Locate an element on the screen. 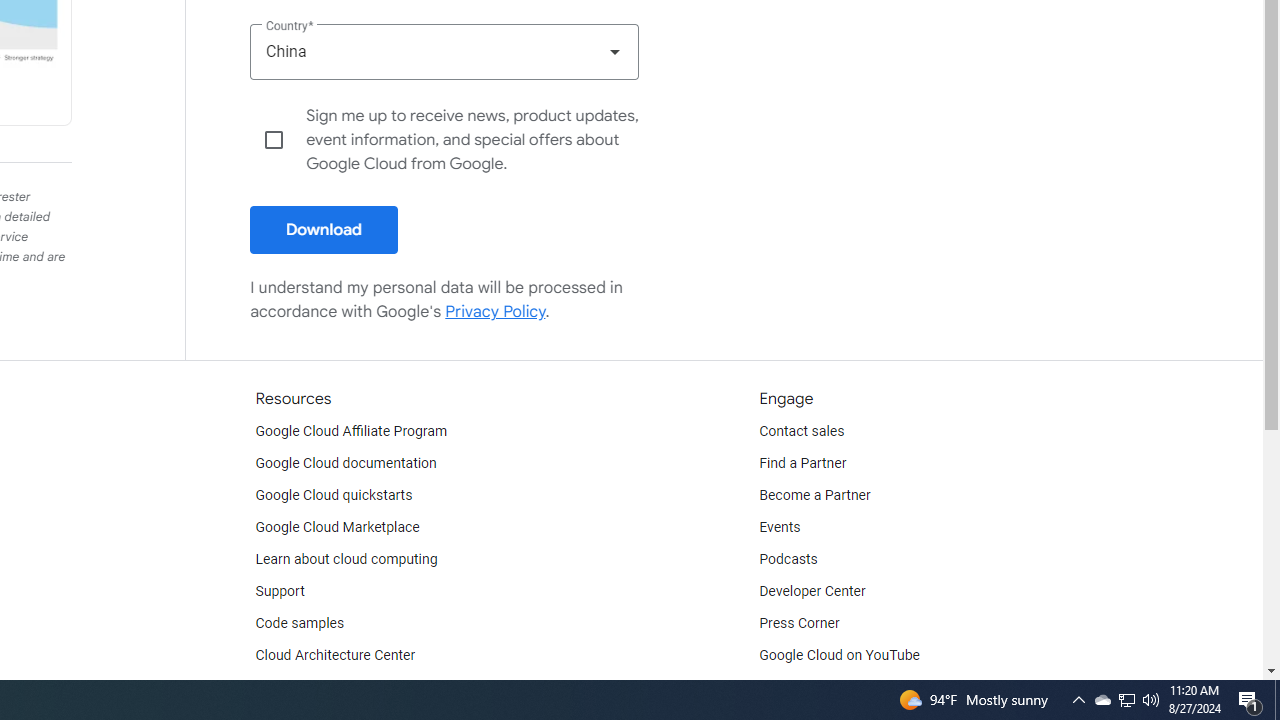 This screenshot has height=720, width=1280. 'Download' is located at coordinates (324, 229).